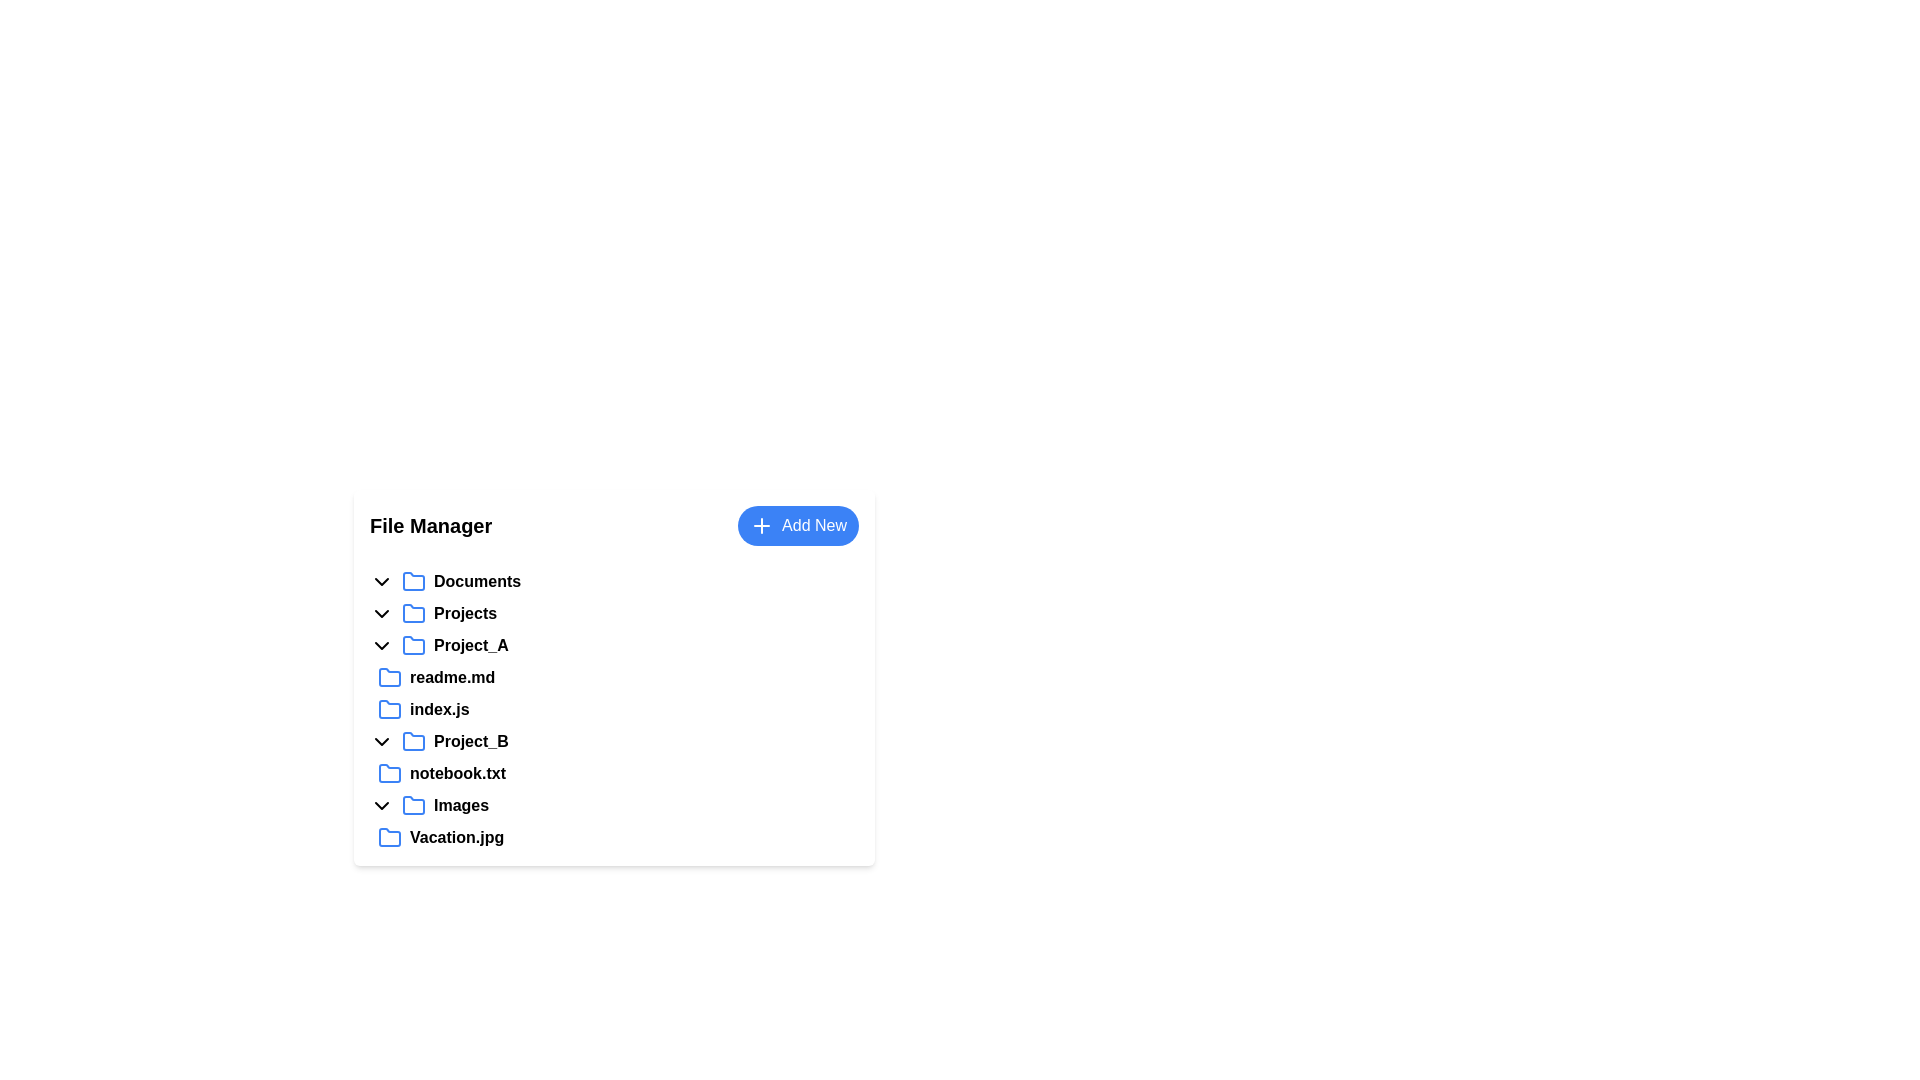  What do you see at coordinates (389, 772) in the screenshot?
I see `the folder icon located to the left of the text label 'notebook.txt' in the file manager interface` at bounding box center [389, 772].